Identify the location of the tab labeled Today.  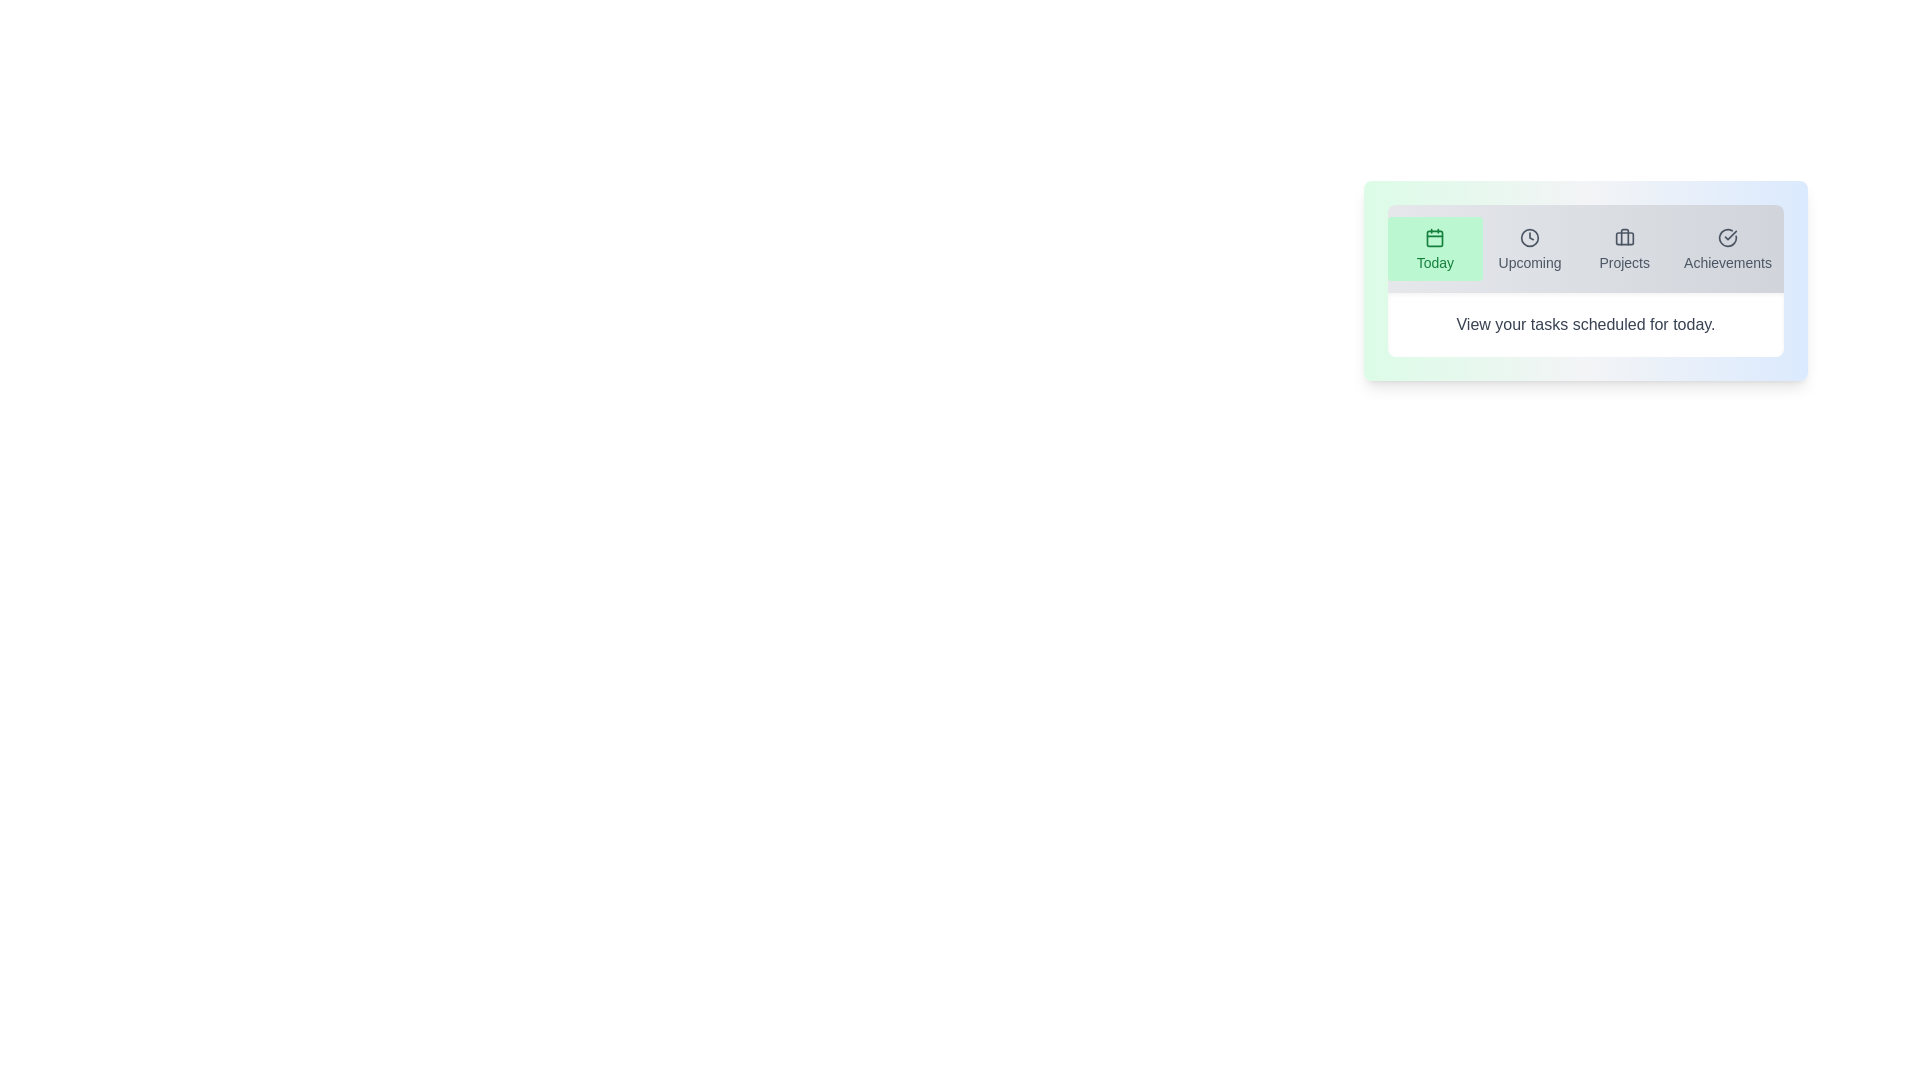
(1434, 248).